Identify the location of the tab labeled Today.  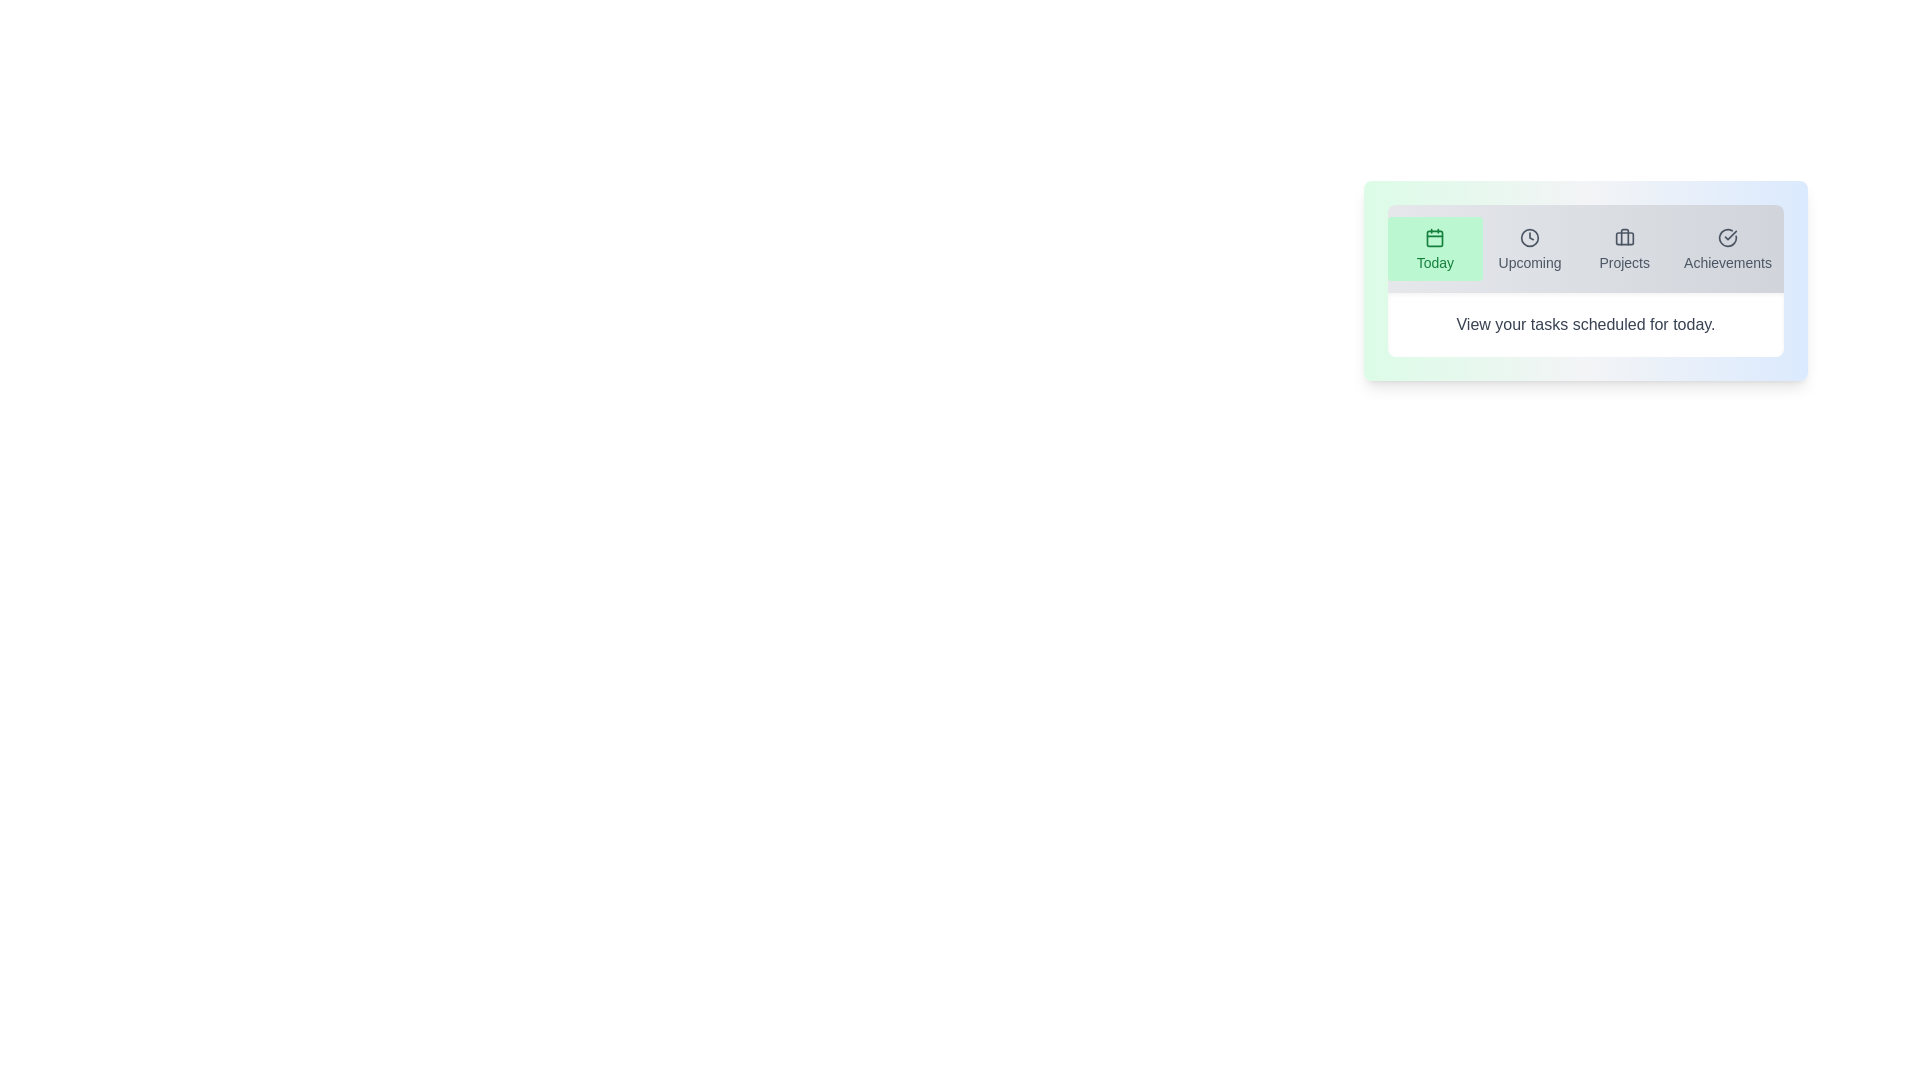
(1434, 248).